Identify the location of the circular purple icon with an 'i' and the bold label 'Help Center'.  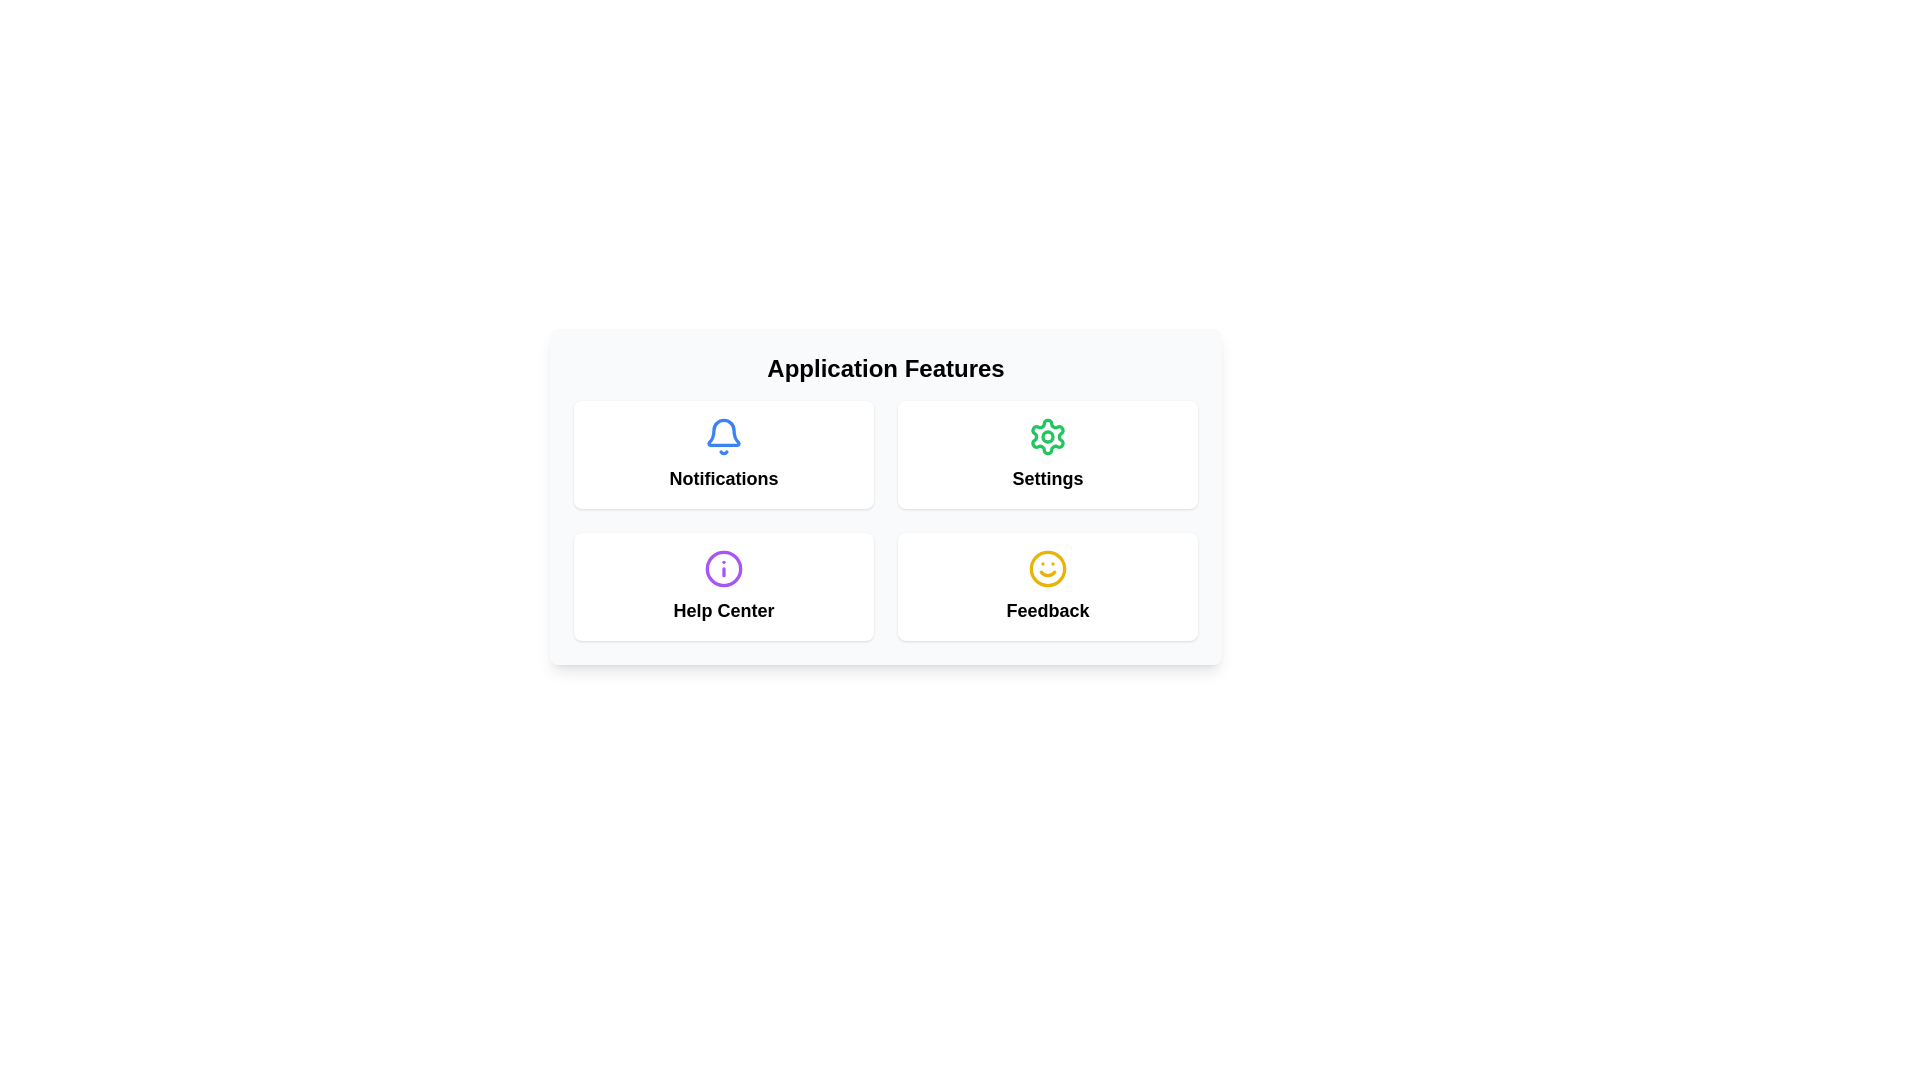
(723, 585).